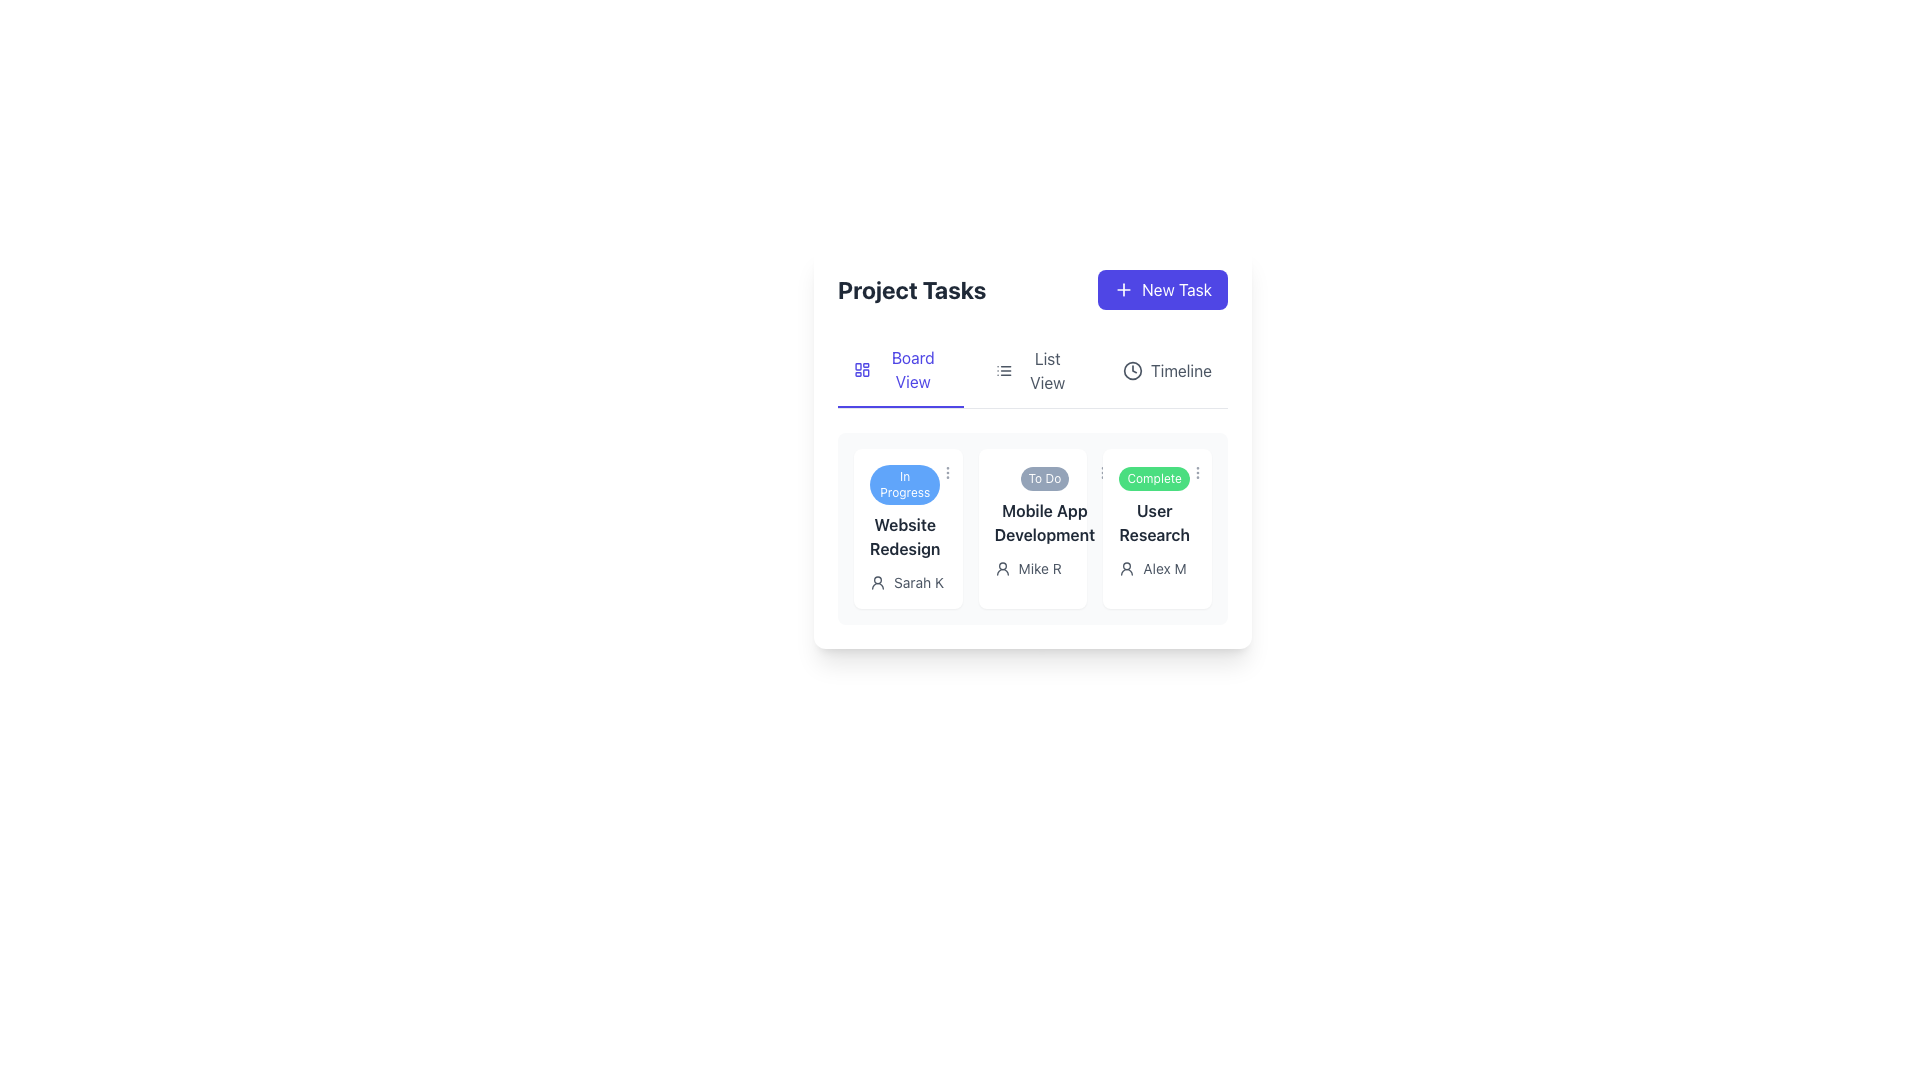 The width and height of the screenshot is (1920, 1080). I want to click on the Label and Title Pair that indicates the status and title of a task in the project management interface, positioned above the text 'Sarah K', so click(907, 512).